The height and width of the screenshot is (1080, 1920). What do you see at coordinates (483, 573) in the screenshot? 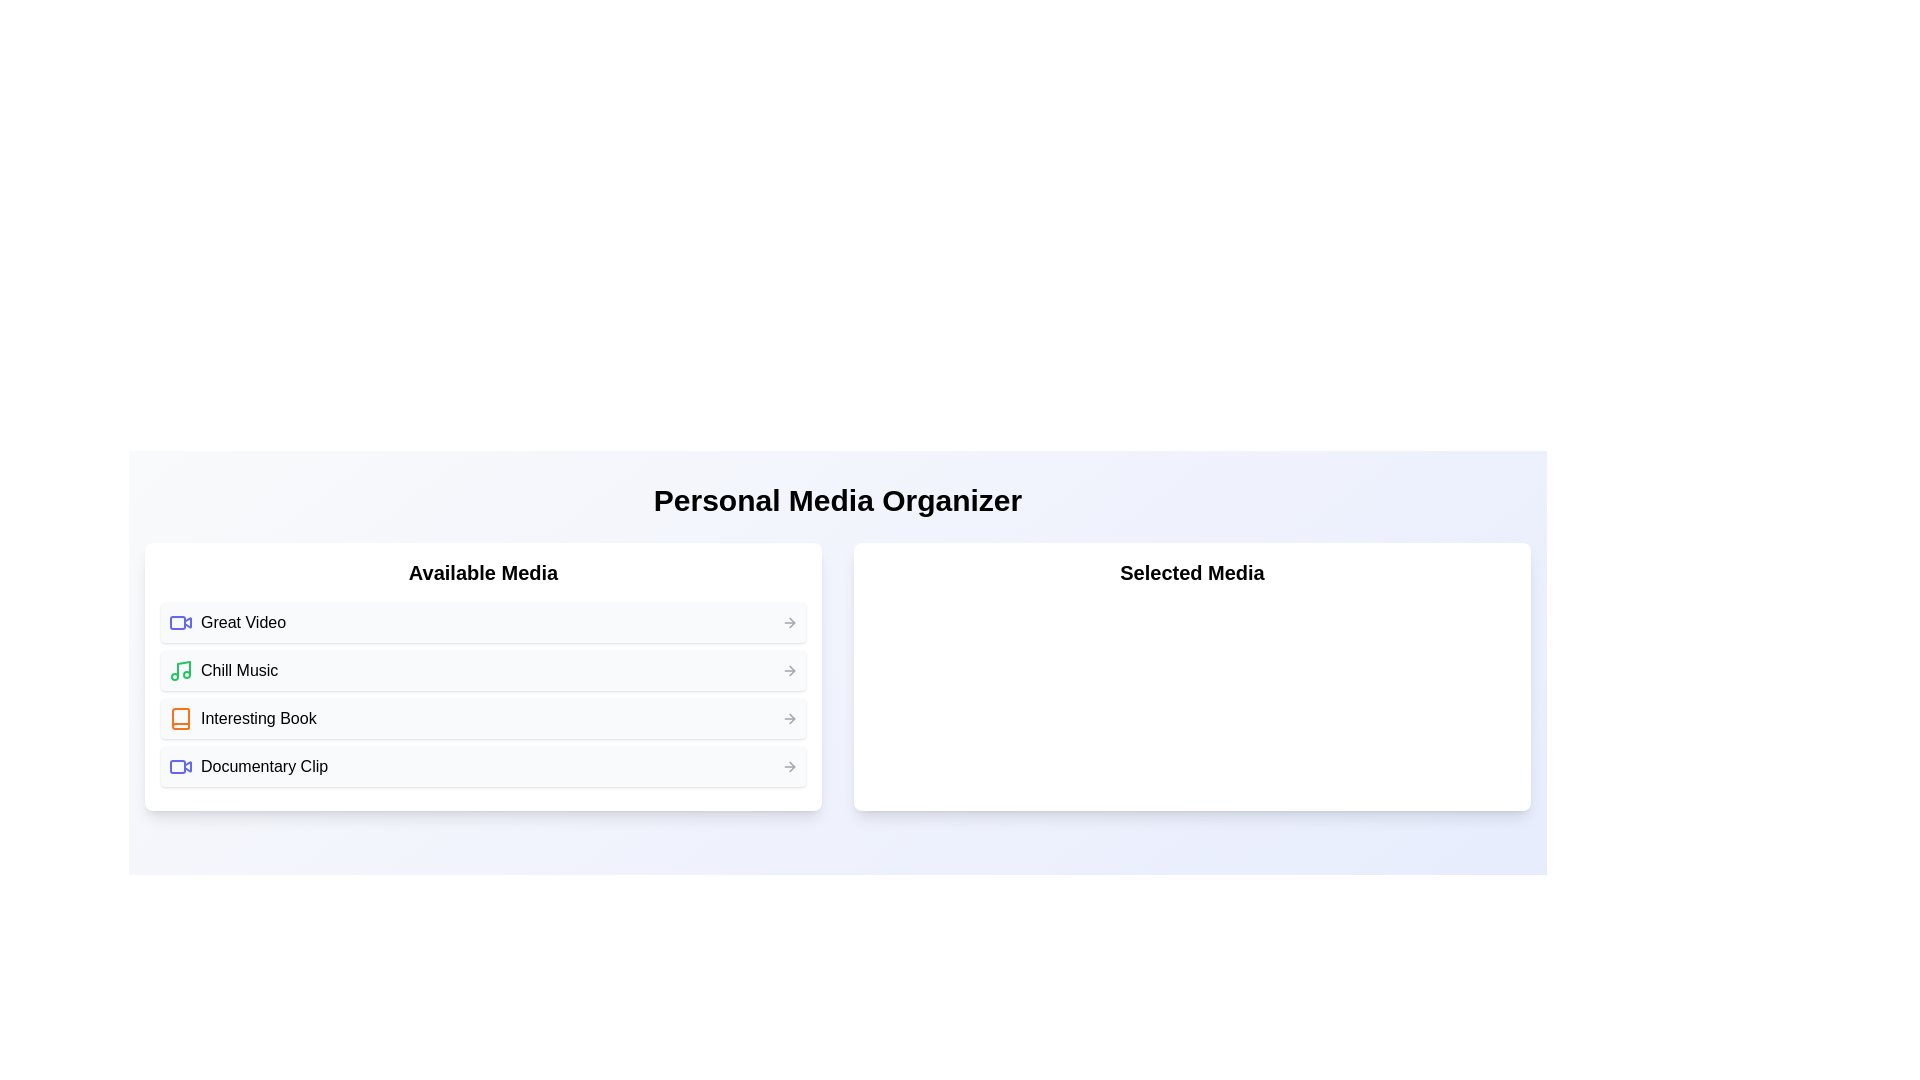
I see `the 'Available Media' section header, which is prominently displayed in bold text and centered above a list of items` at bounding box center [483, 573].